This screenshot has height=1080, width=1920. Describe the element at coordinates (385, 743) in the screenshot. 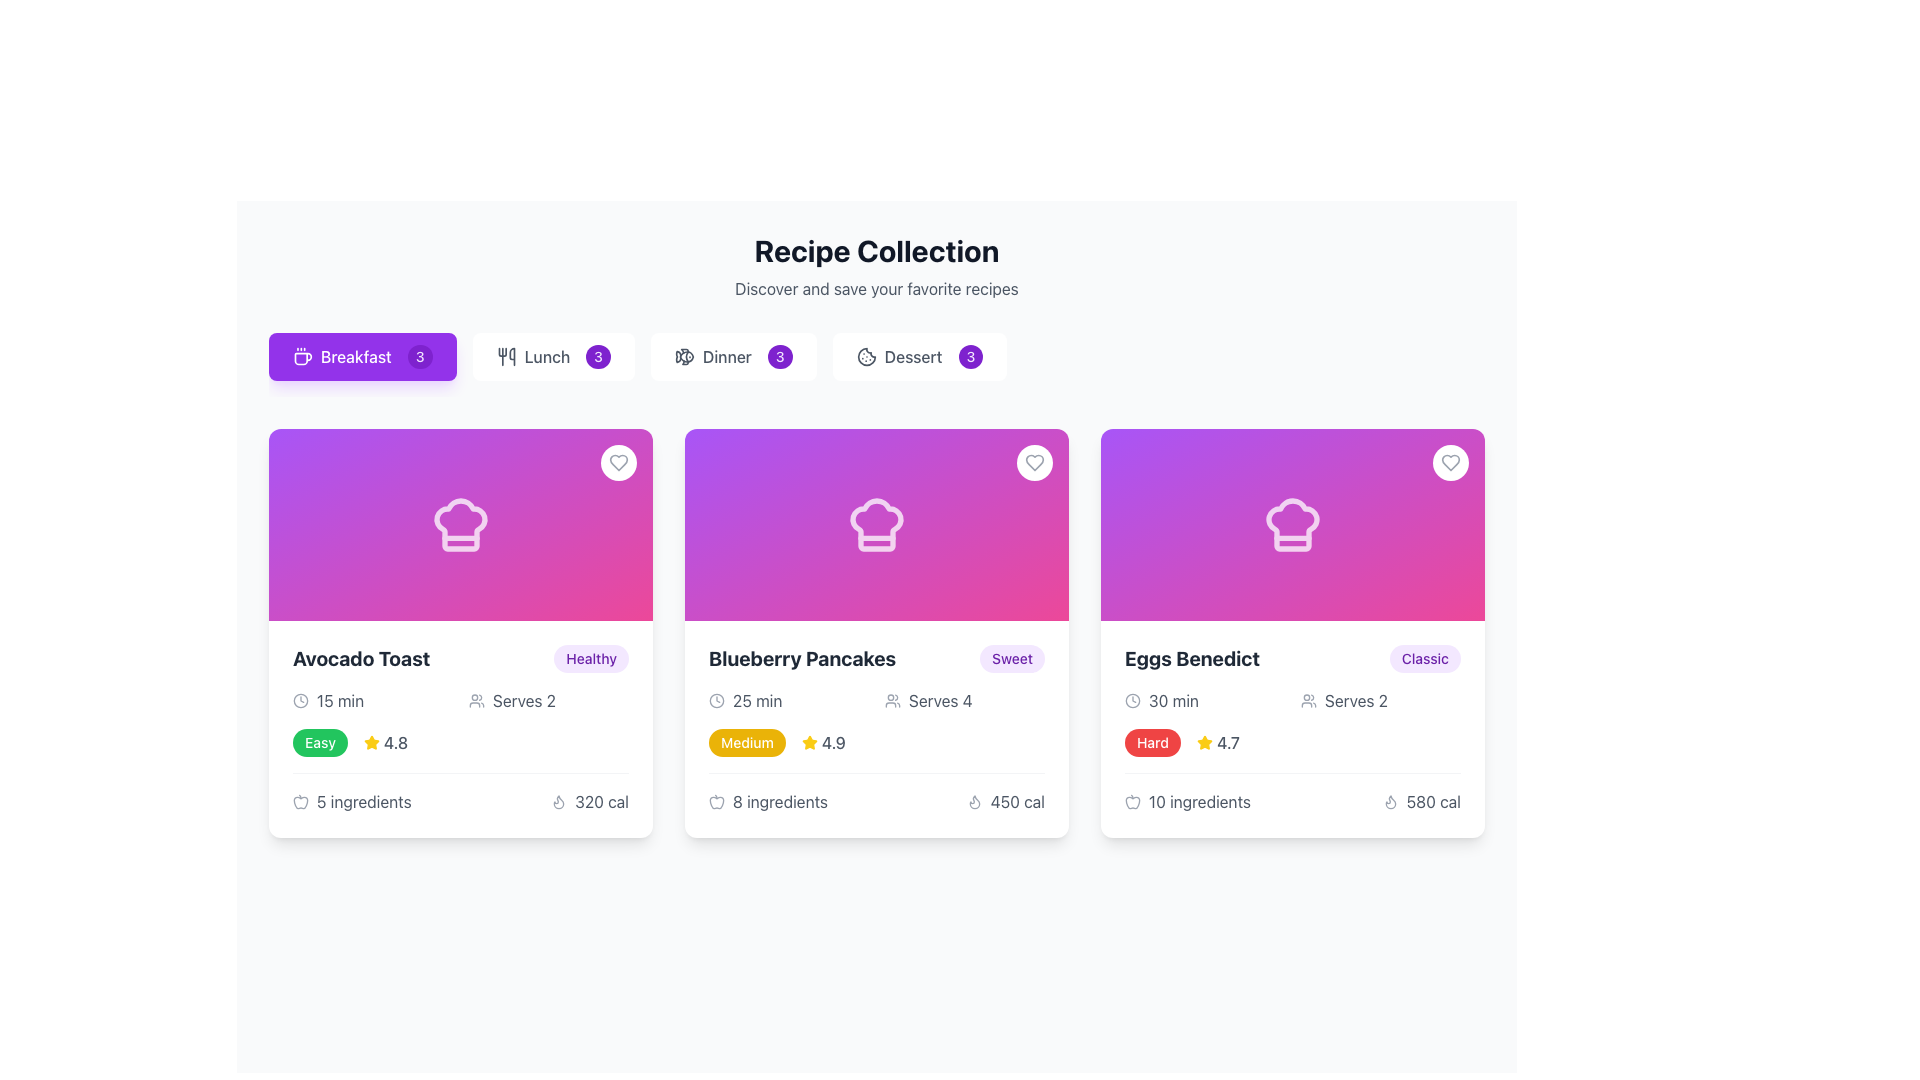

I see `the rating indicator element showing a yellow star icon and the text '4.8' within the 'Avocado Toast' card in the recipe grid` at that location.